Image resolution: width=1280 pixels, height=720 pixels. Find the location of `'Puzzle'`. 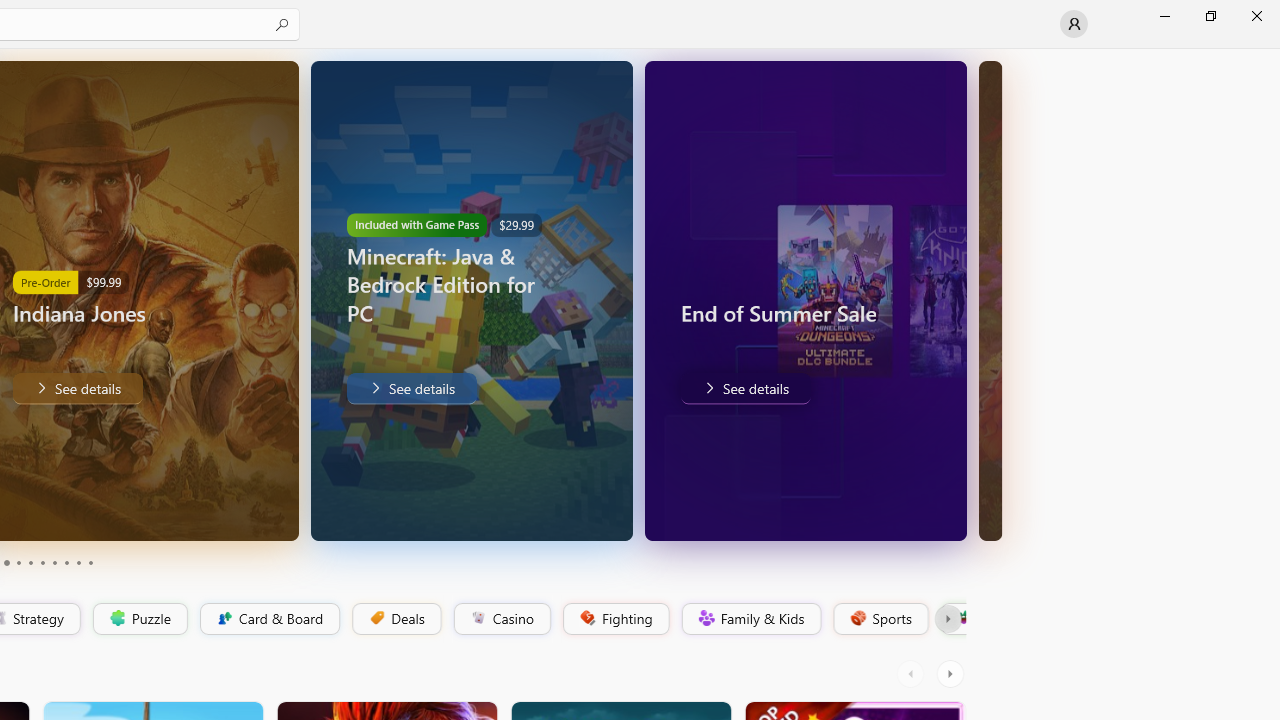

'Puzzle' is located at coordinates (138, 618).